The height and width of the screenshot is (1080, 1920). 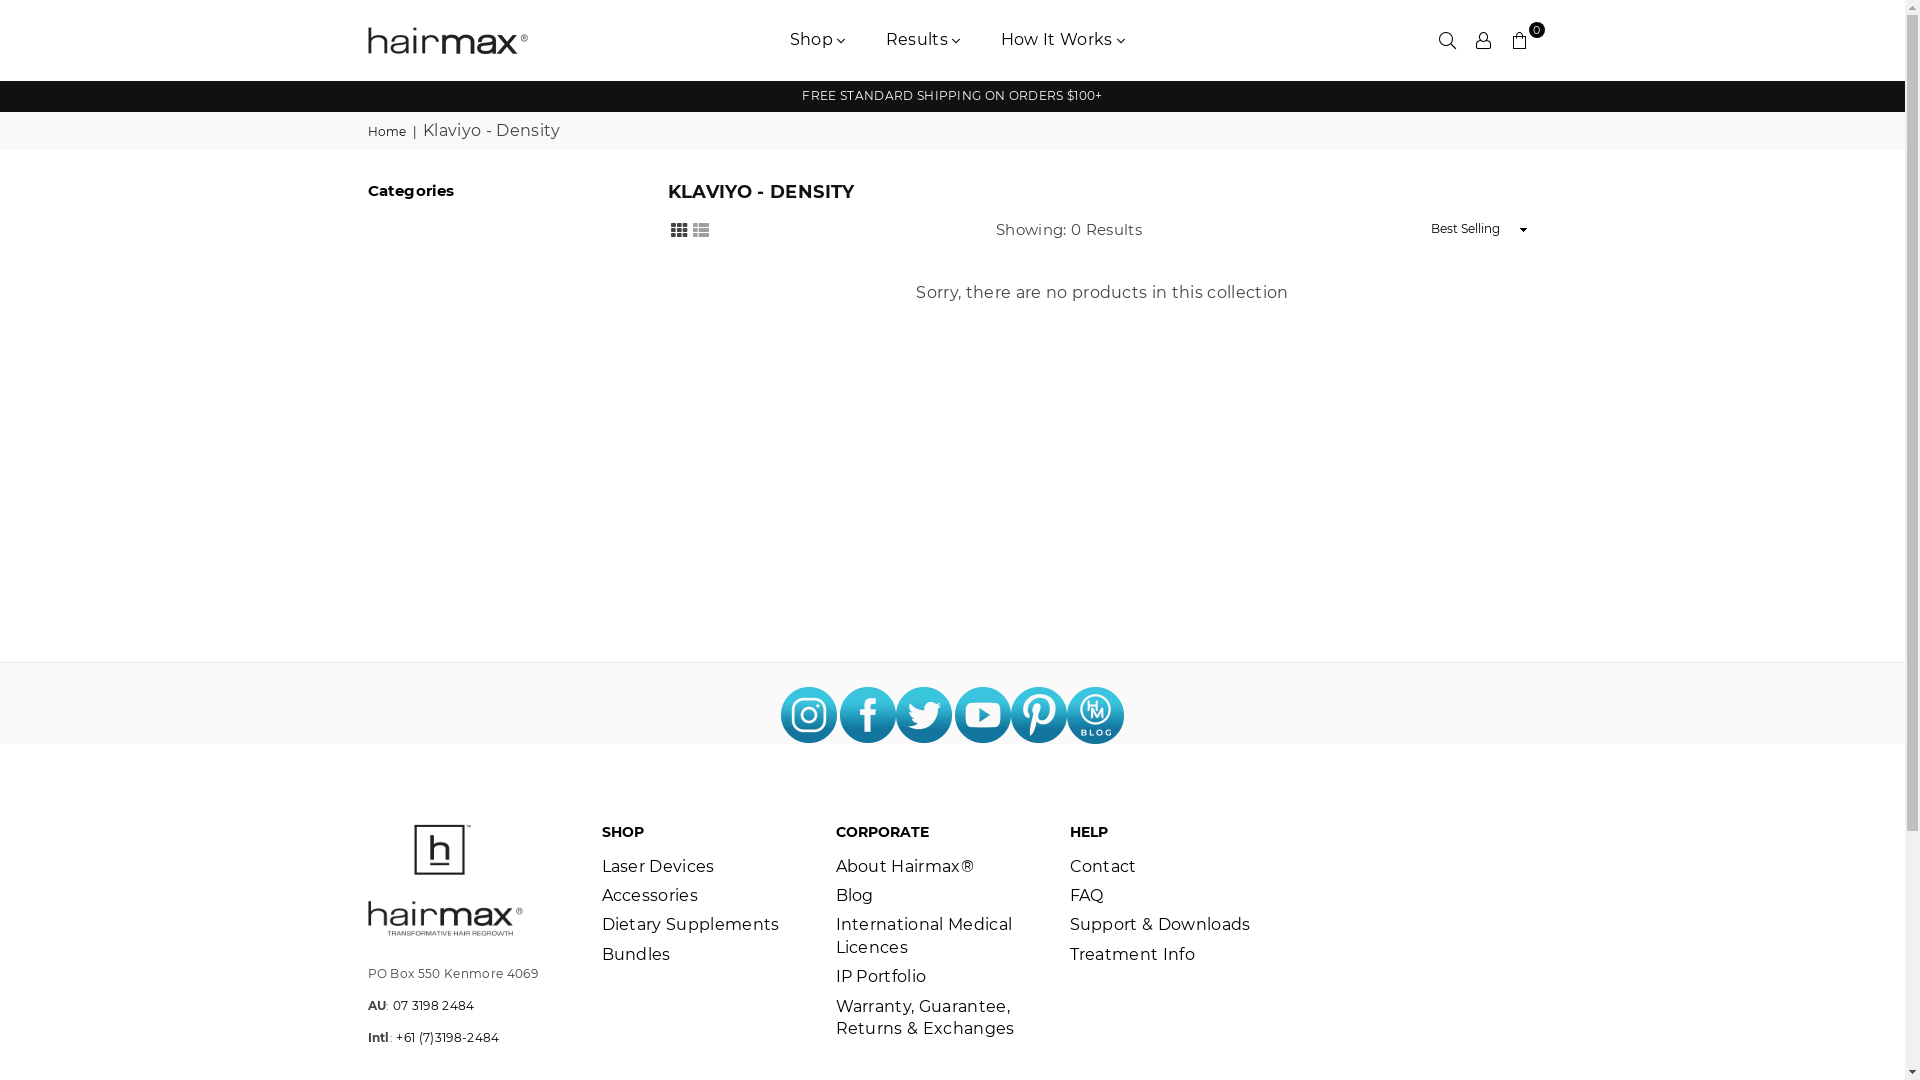 What do you see at coordinates (835, 894) in the screenshot?
I see `'Blog'` at bounding box center [835, 894].